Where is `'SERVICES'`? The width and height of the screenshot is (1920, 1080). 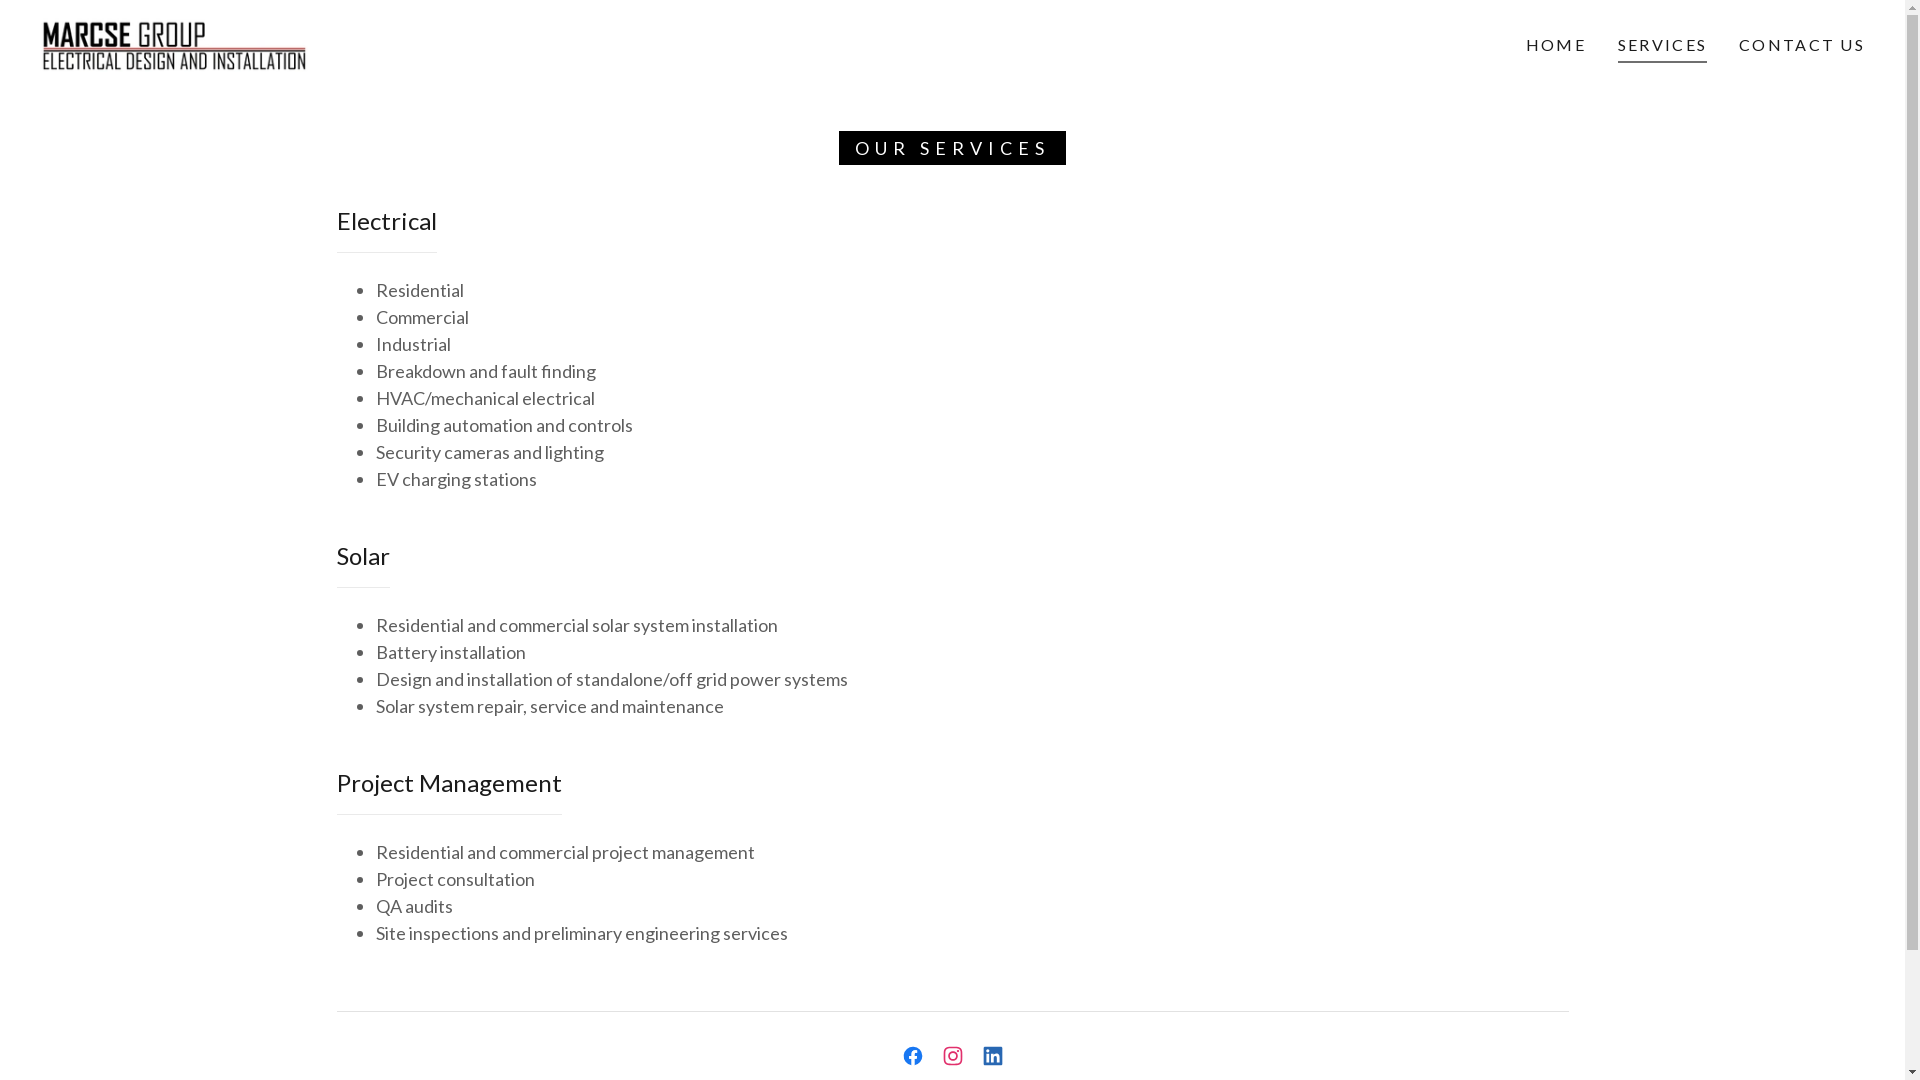 'SERVICES' is located at coordinates (1662, 46).